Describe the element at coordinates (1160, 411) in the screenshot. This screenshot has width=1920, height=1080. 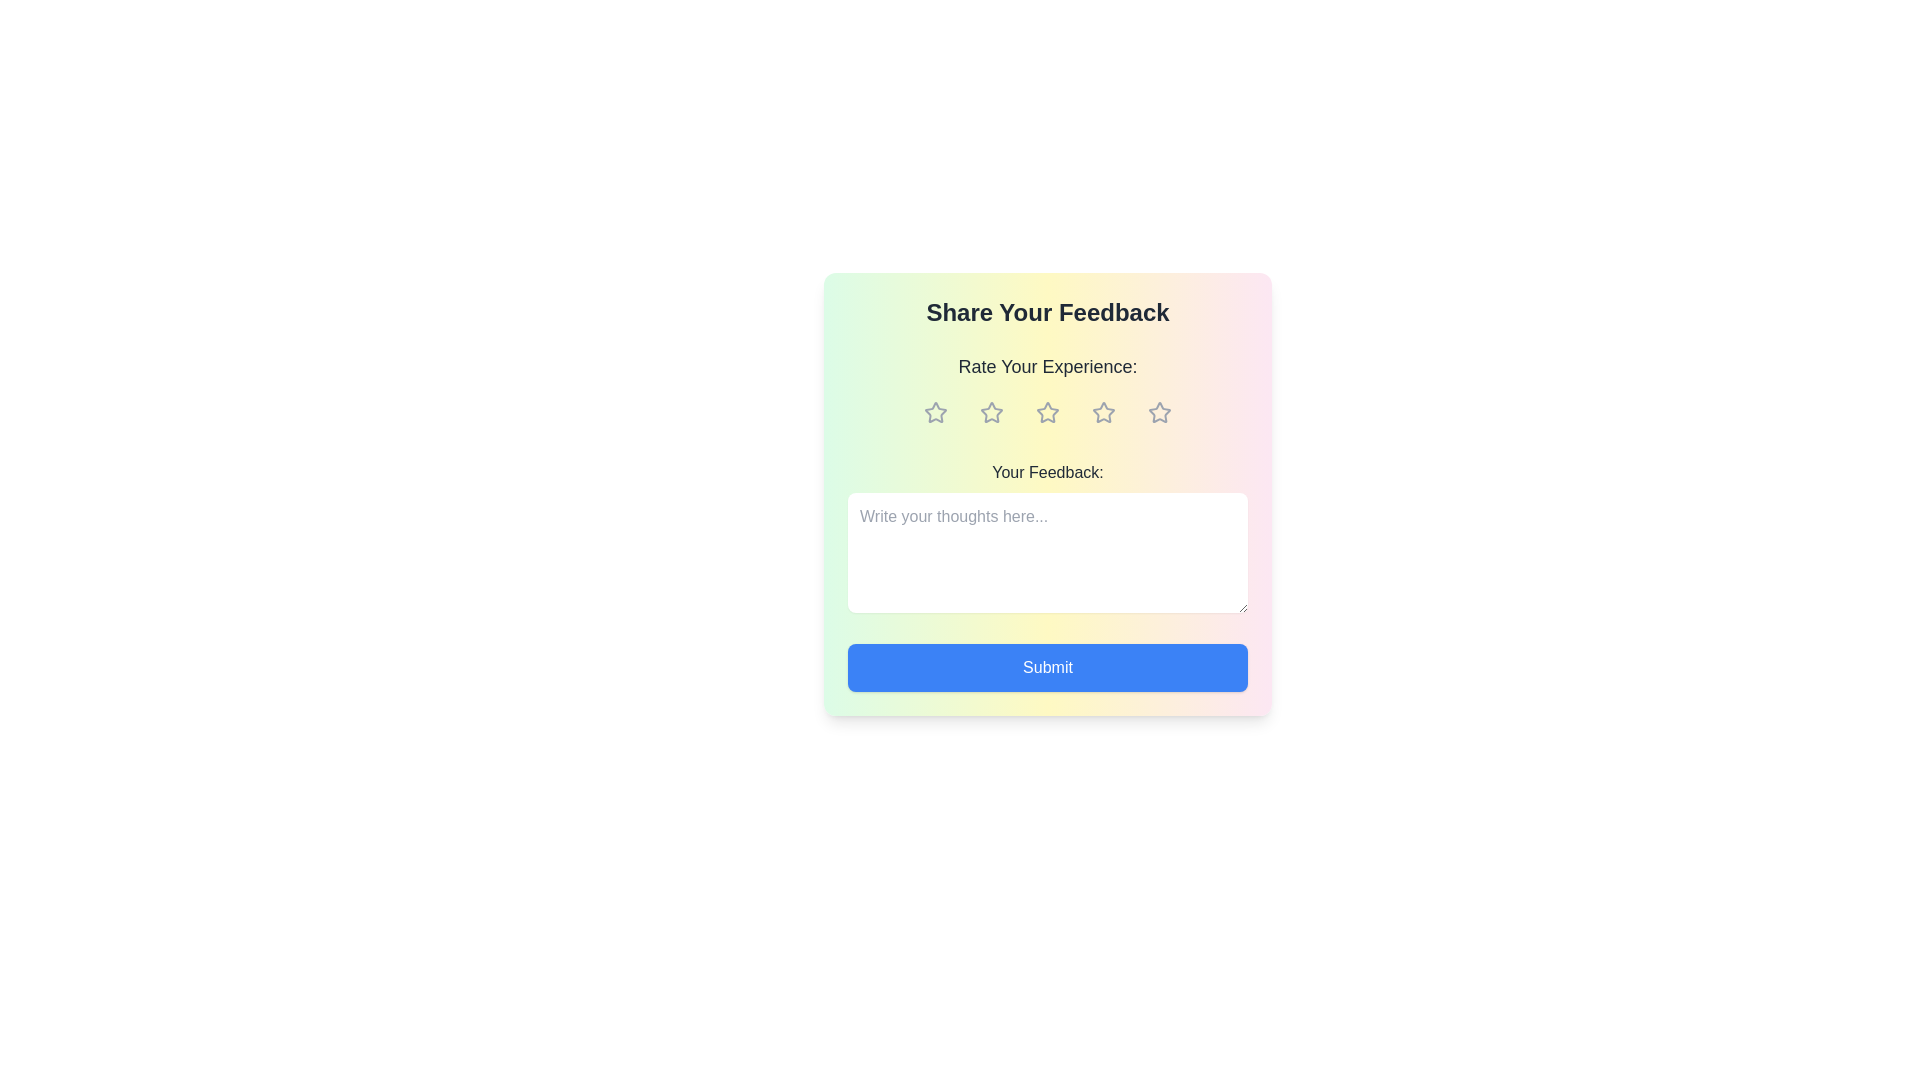
I see `the interactive button with an embedded star icon located at the top-center of the feedback form` at that location.